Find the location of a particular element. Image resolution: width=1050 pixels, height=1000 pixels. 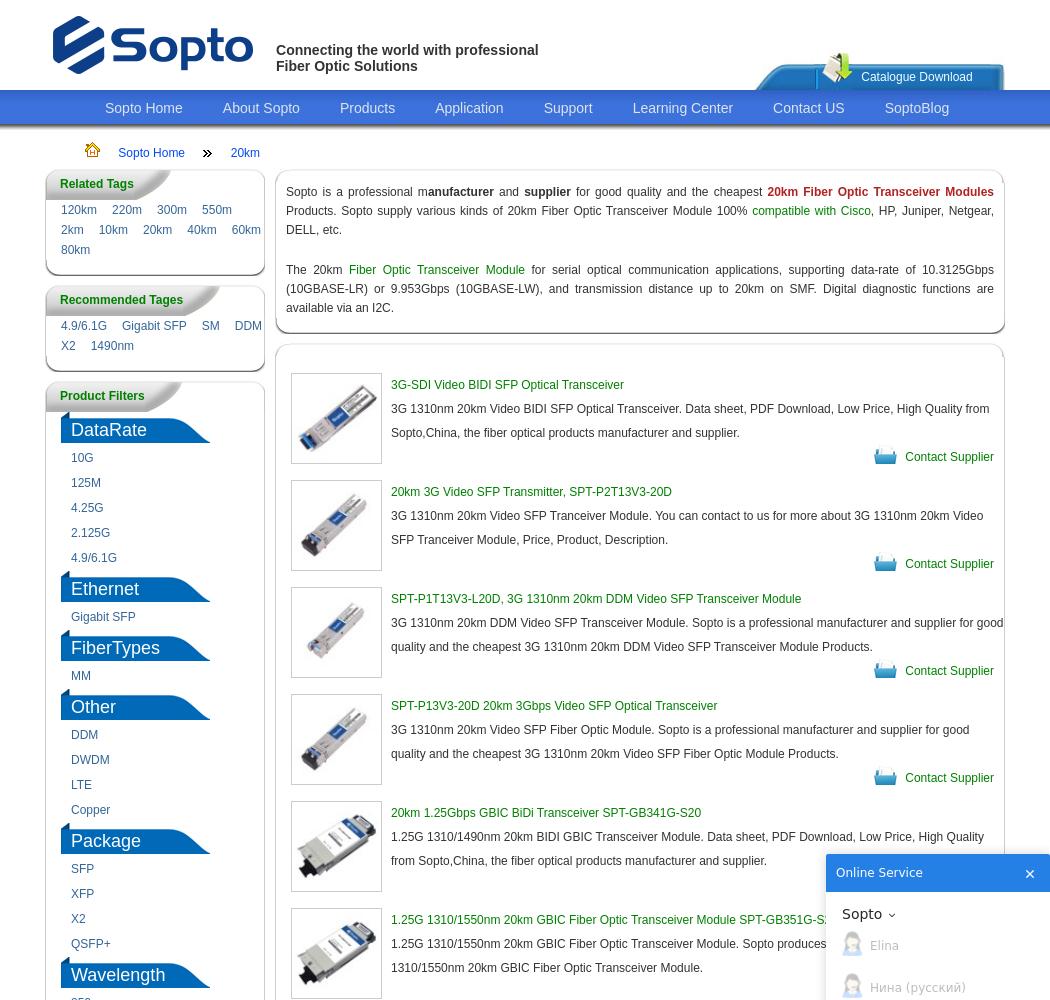

'anufacturer' is located at coordinates (463, 191).